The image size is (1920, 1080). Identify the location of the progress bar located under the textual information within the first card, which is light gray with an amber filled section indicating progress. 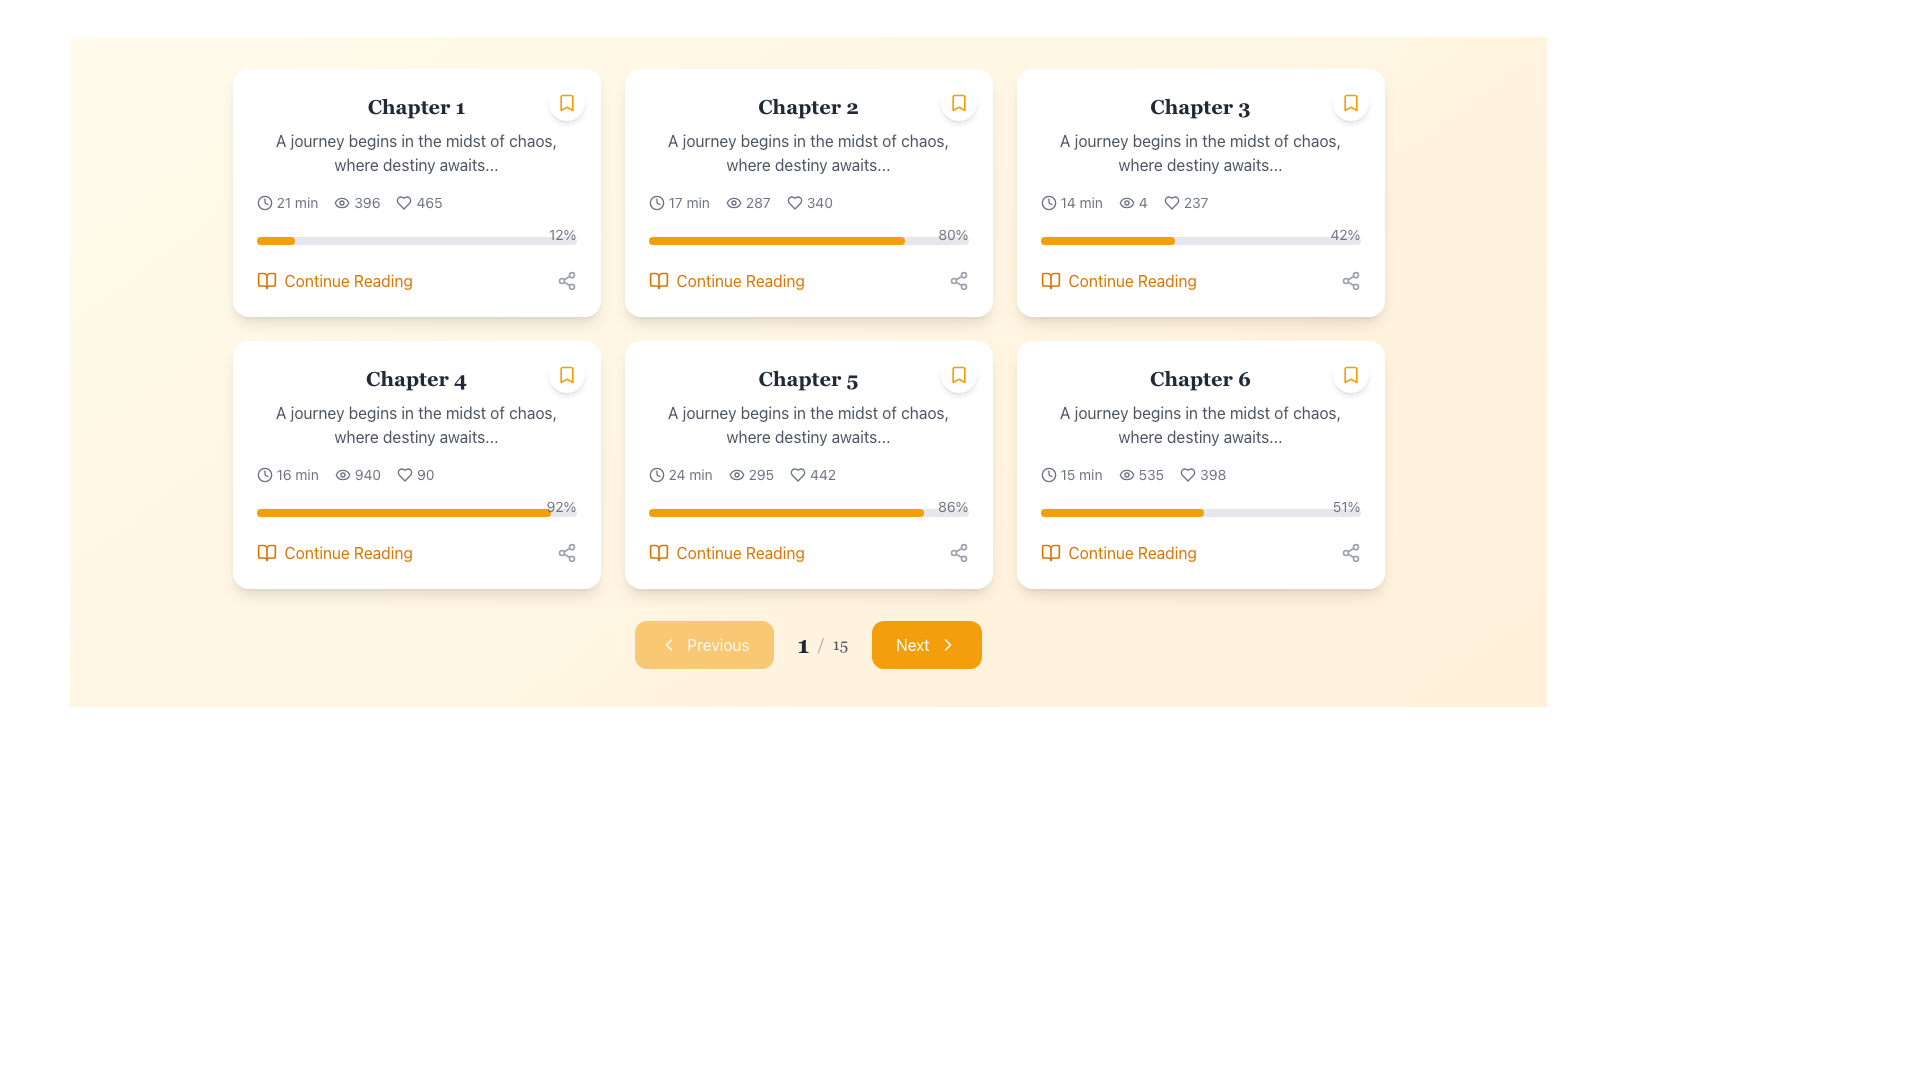
(415, 239).